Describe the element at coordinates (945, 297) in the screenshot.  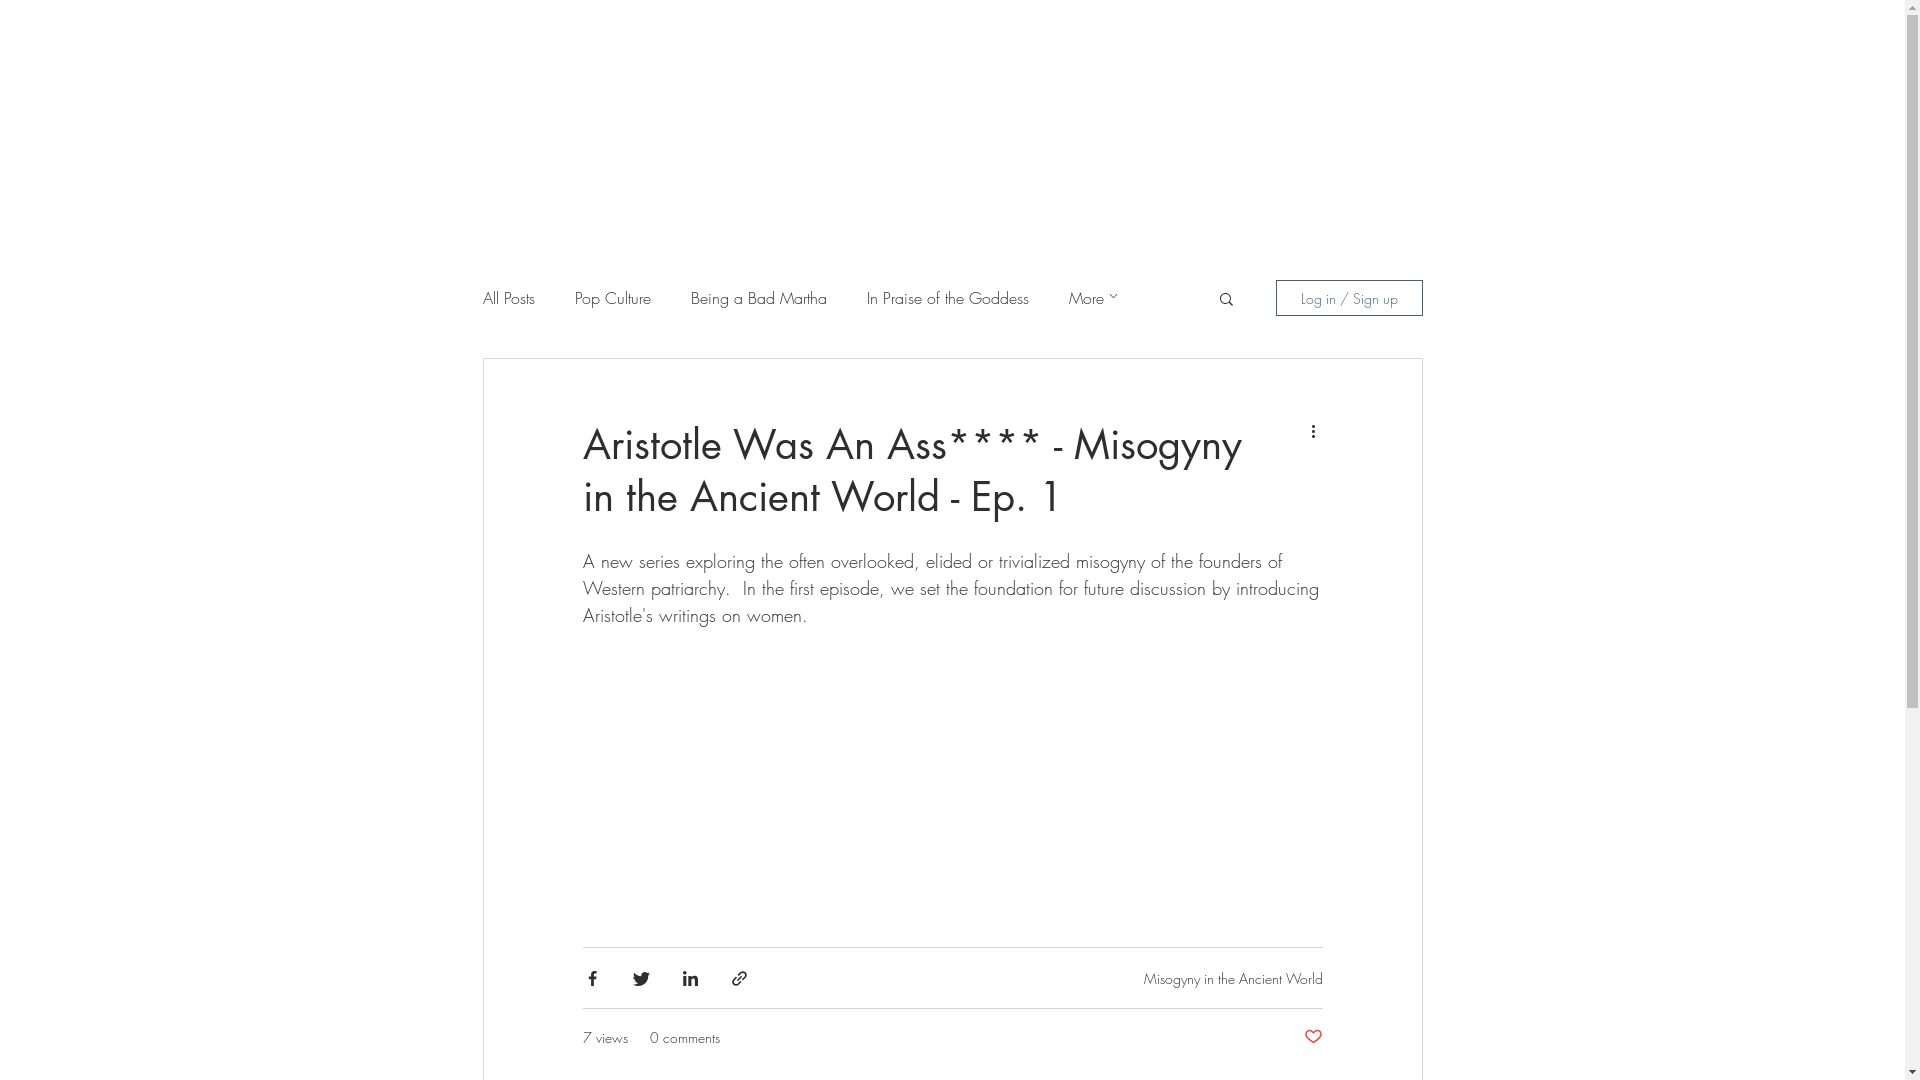
I see `'In Praise of the Goddess'` at that location.